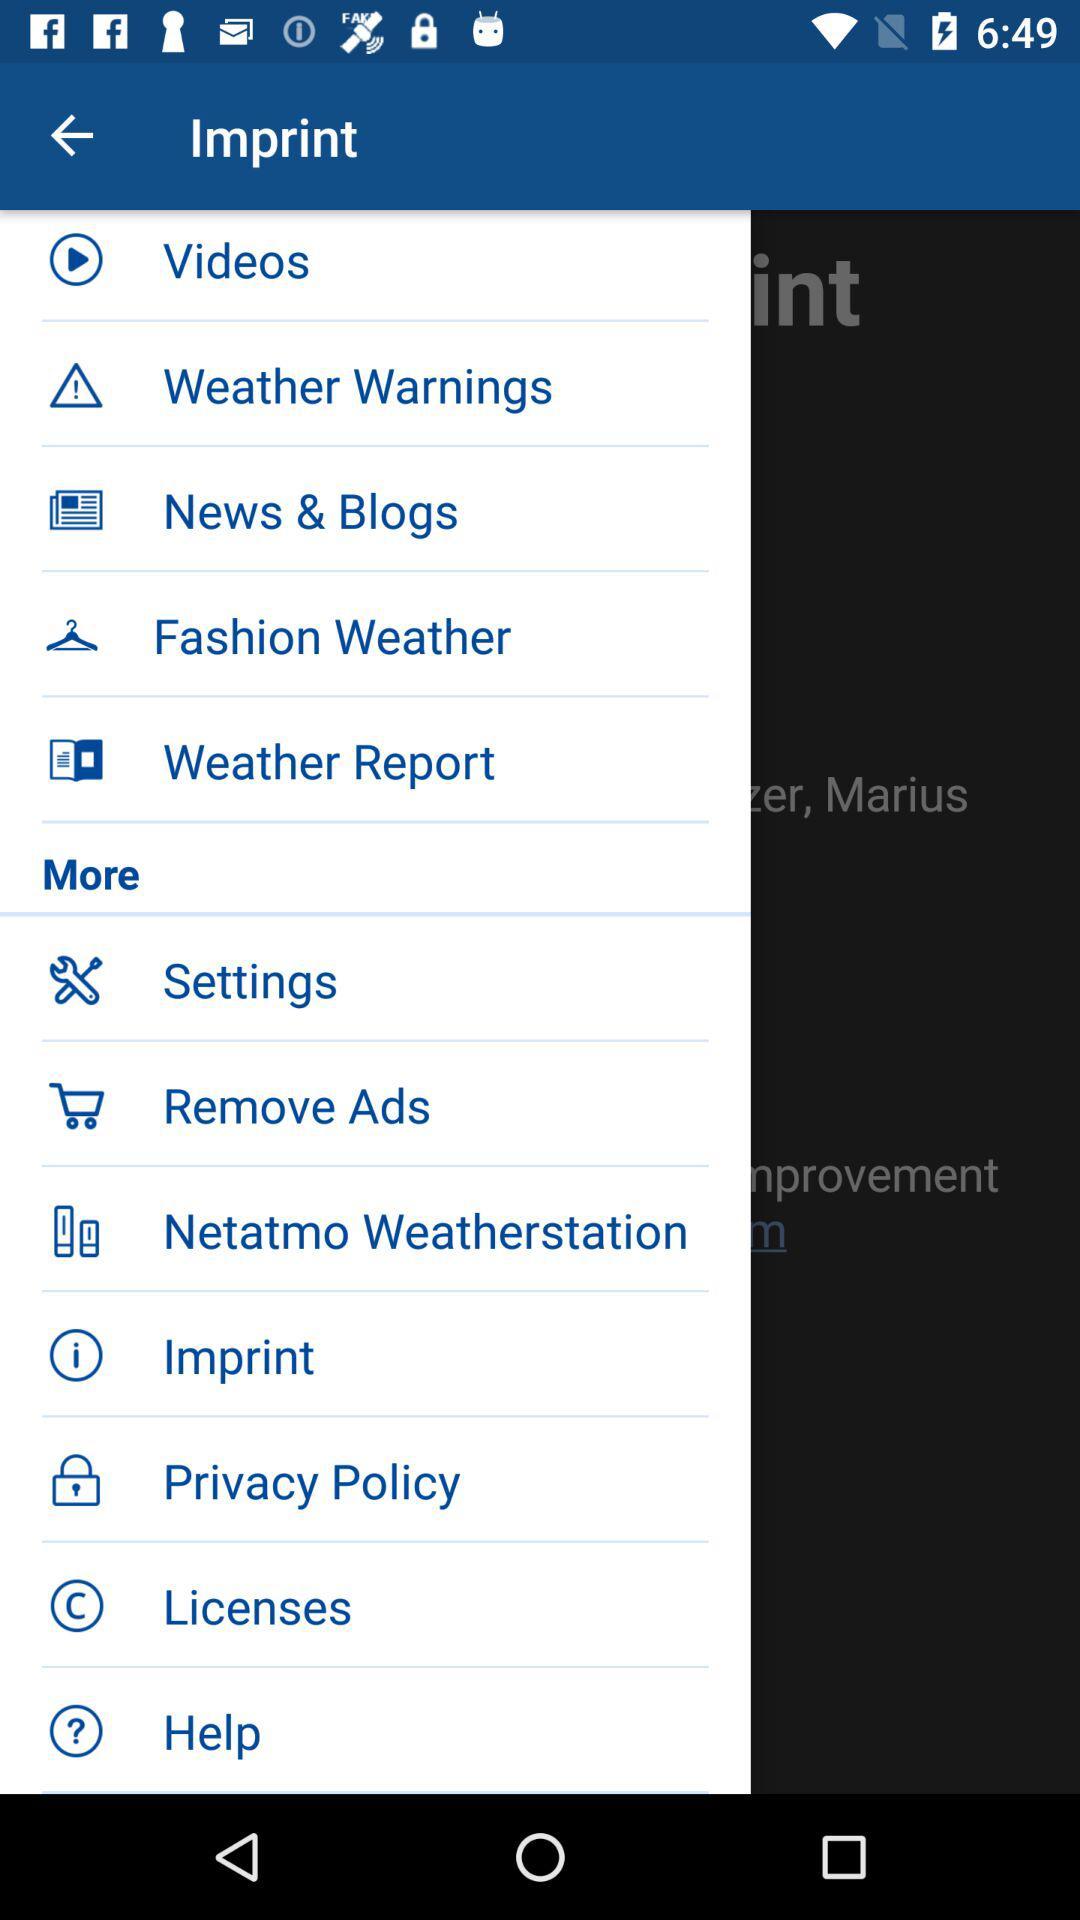 This screenshot has height=1920, width=1080. What do you see at coordinates (434, 265) in the screenshot?
I see `item below the imprint icon` at bounding box center [434, 265].